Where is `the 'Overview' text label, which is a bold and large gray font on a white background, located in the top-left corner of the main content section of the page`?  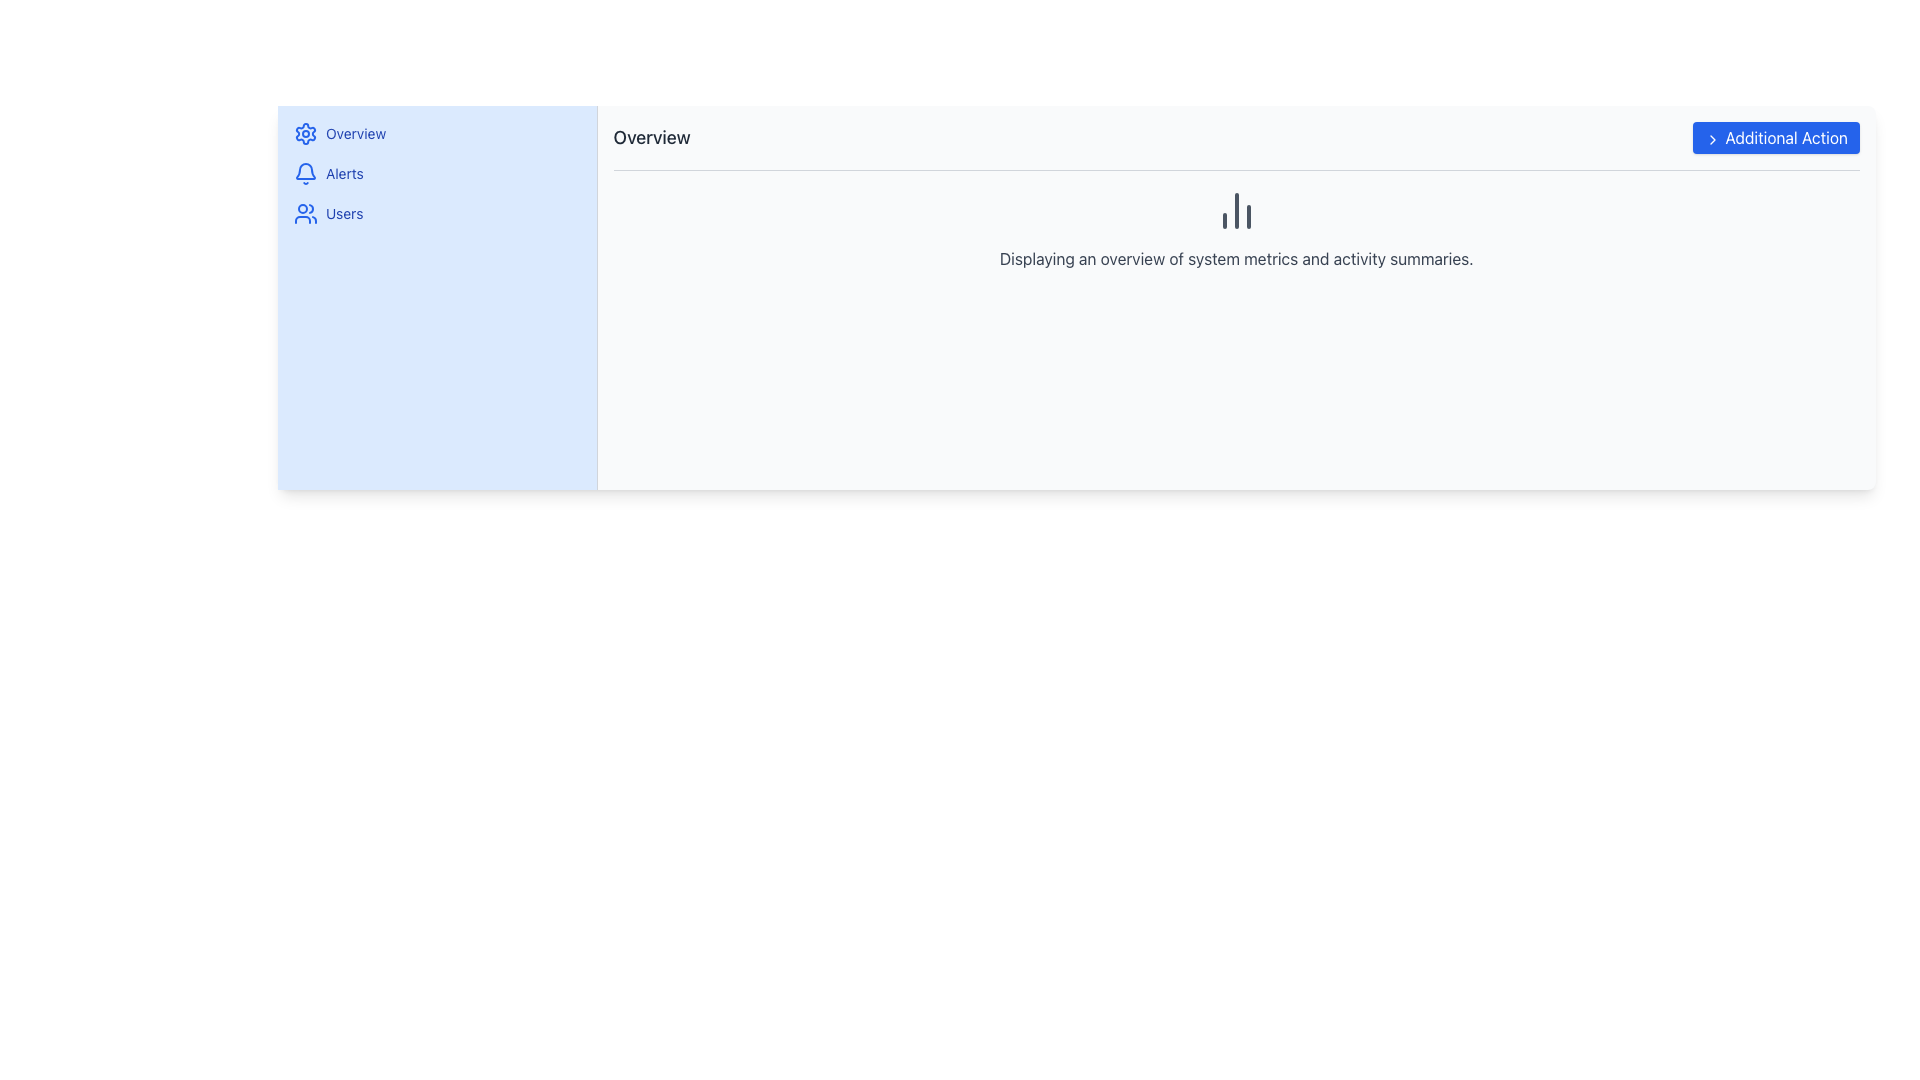 the 'Overview' text label, which is a bold and large gray font on a white background, located in the top-left corner of the main content section of the page is located at coordinates (652, 137).